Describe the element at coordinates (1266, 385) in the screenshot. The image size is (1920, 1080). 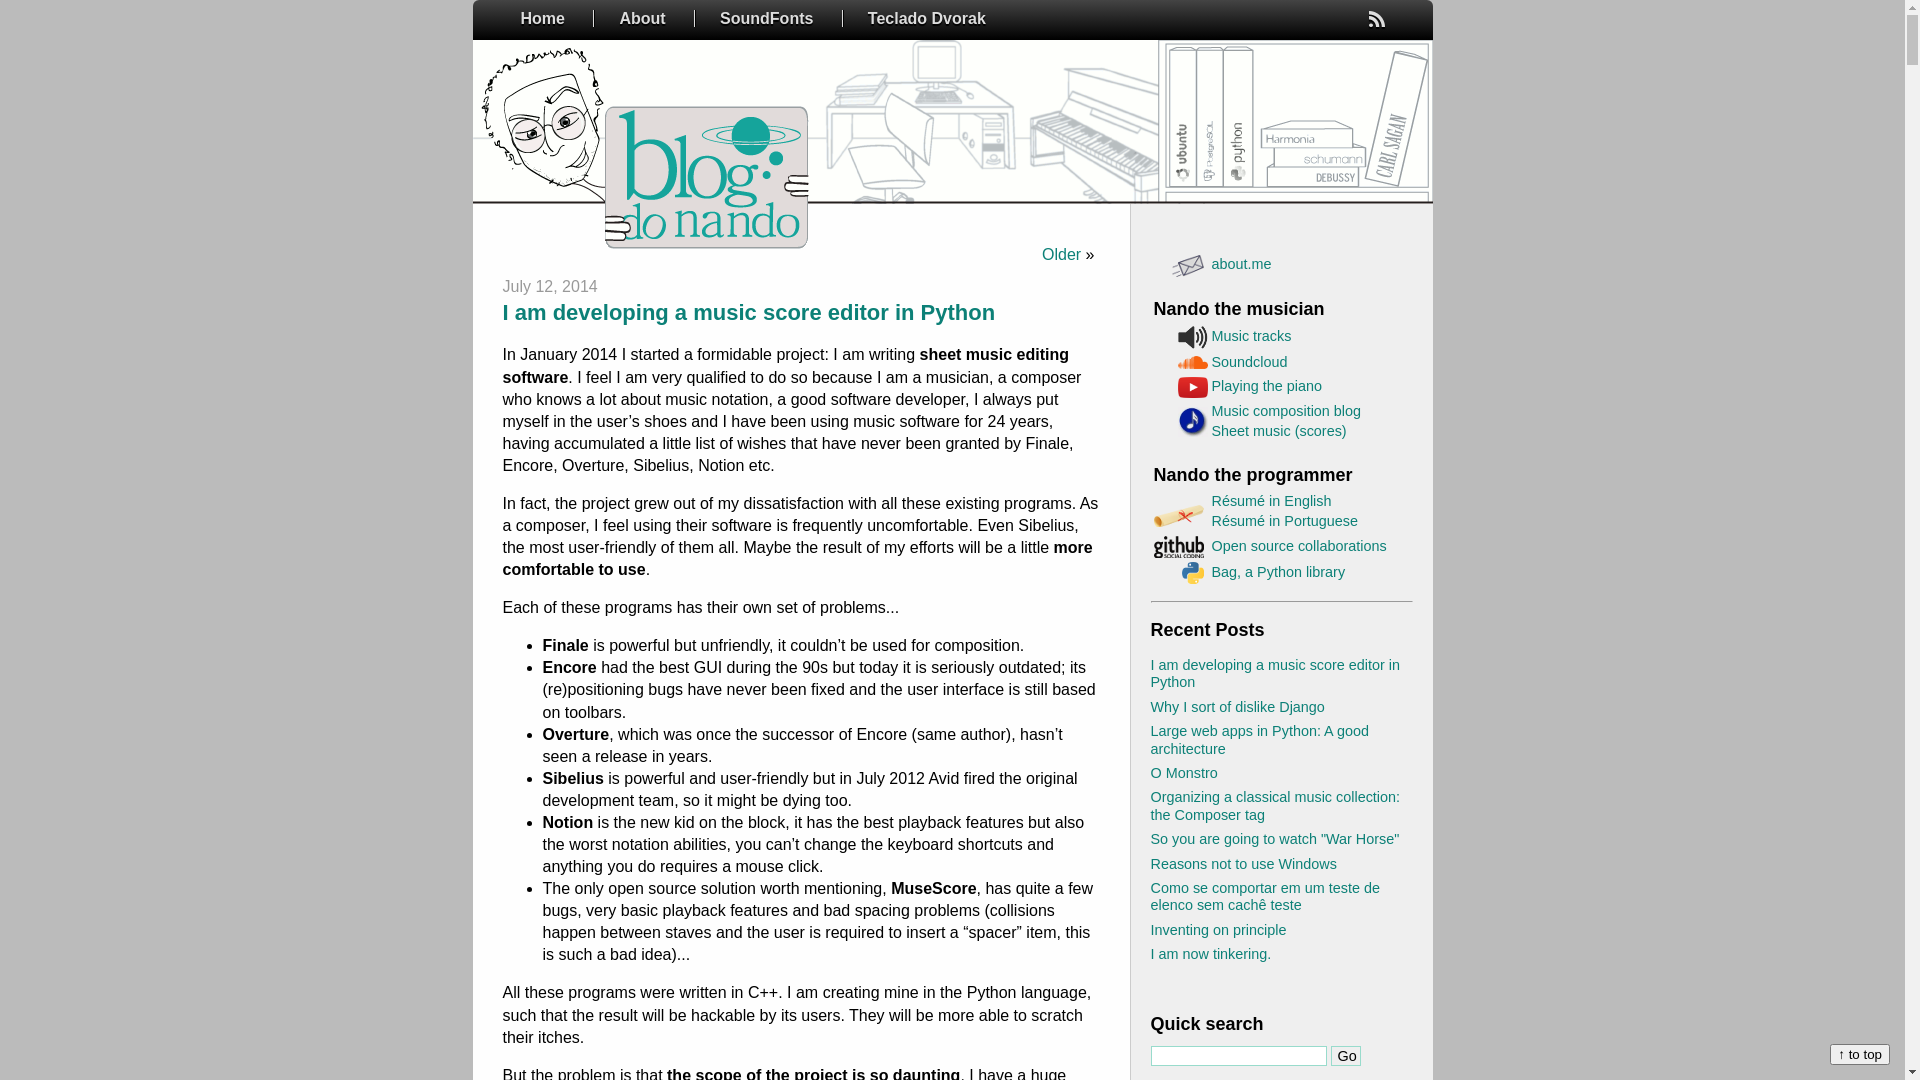
I see `'Playing the piano'` at that location.